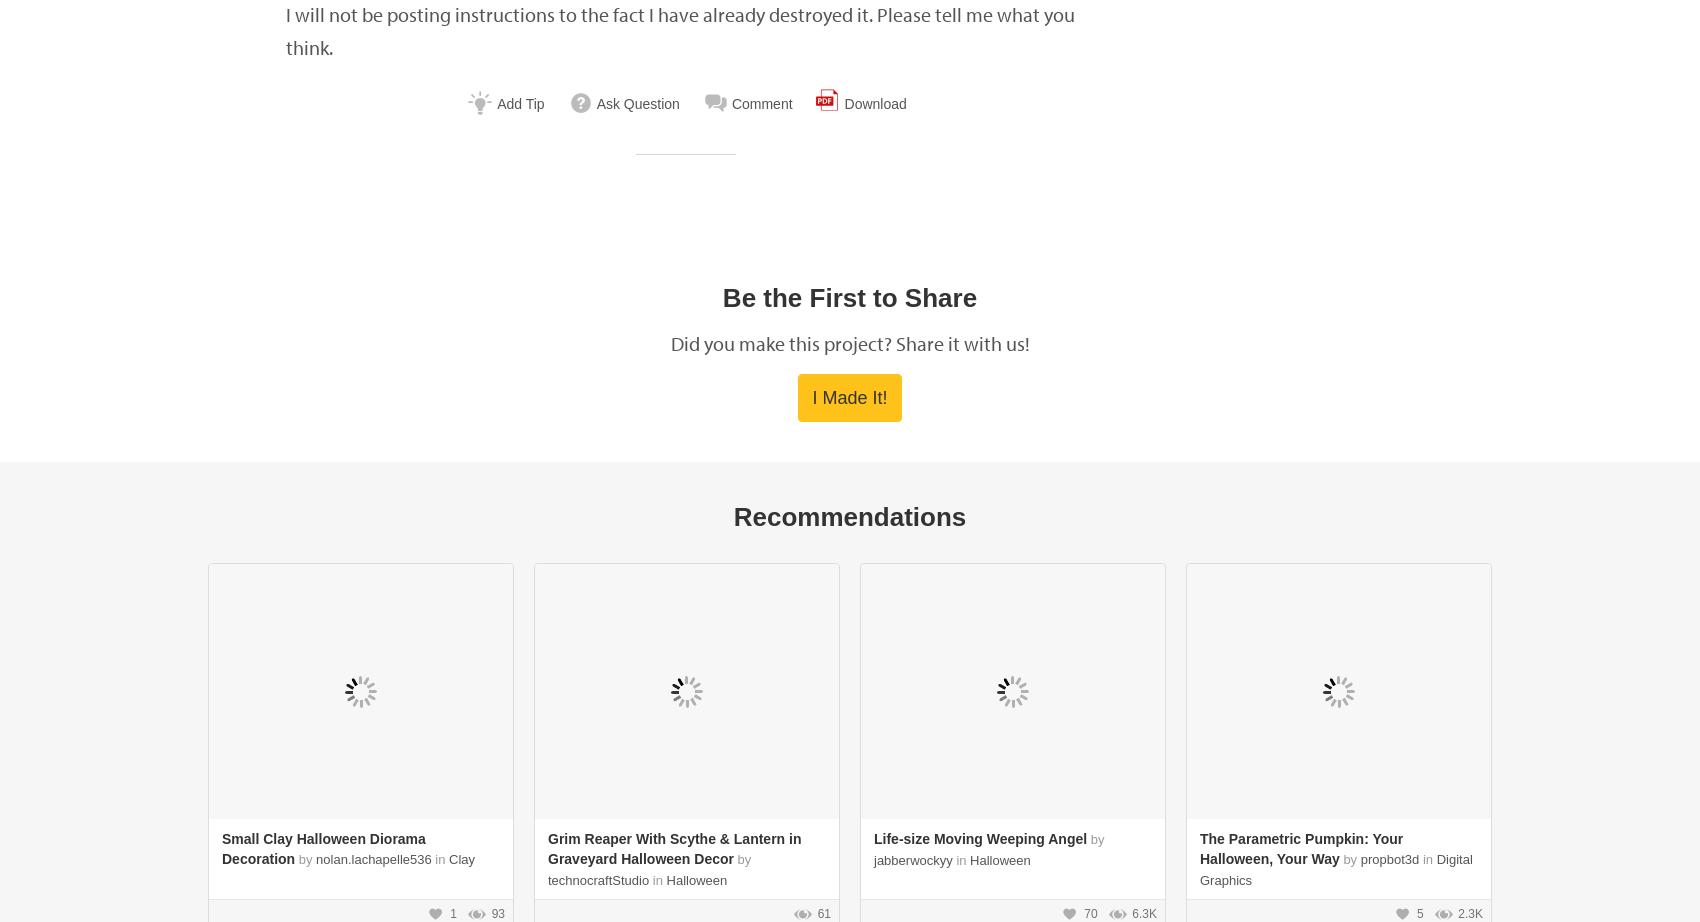 The height and width of the screenshot is (922, 1700). I want to click on 'The Parametric Pumpkin: Your Halloween, Your Way', so click(1301, 847).